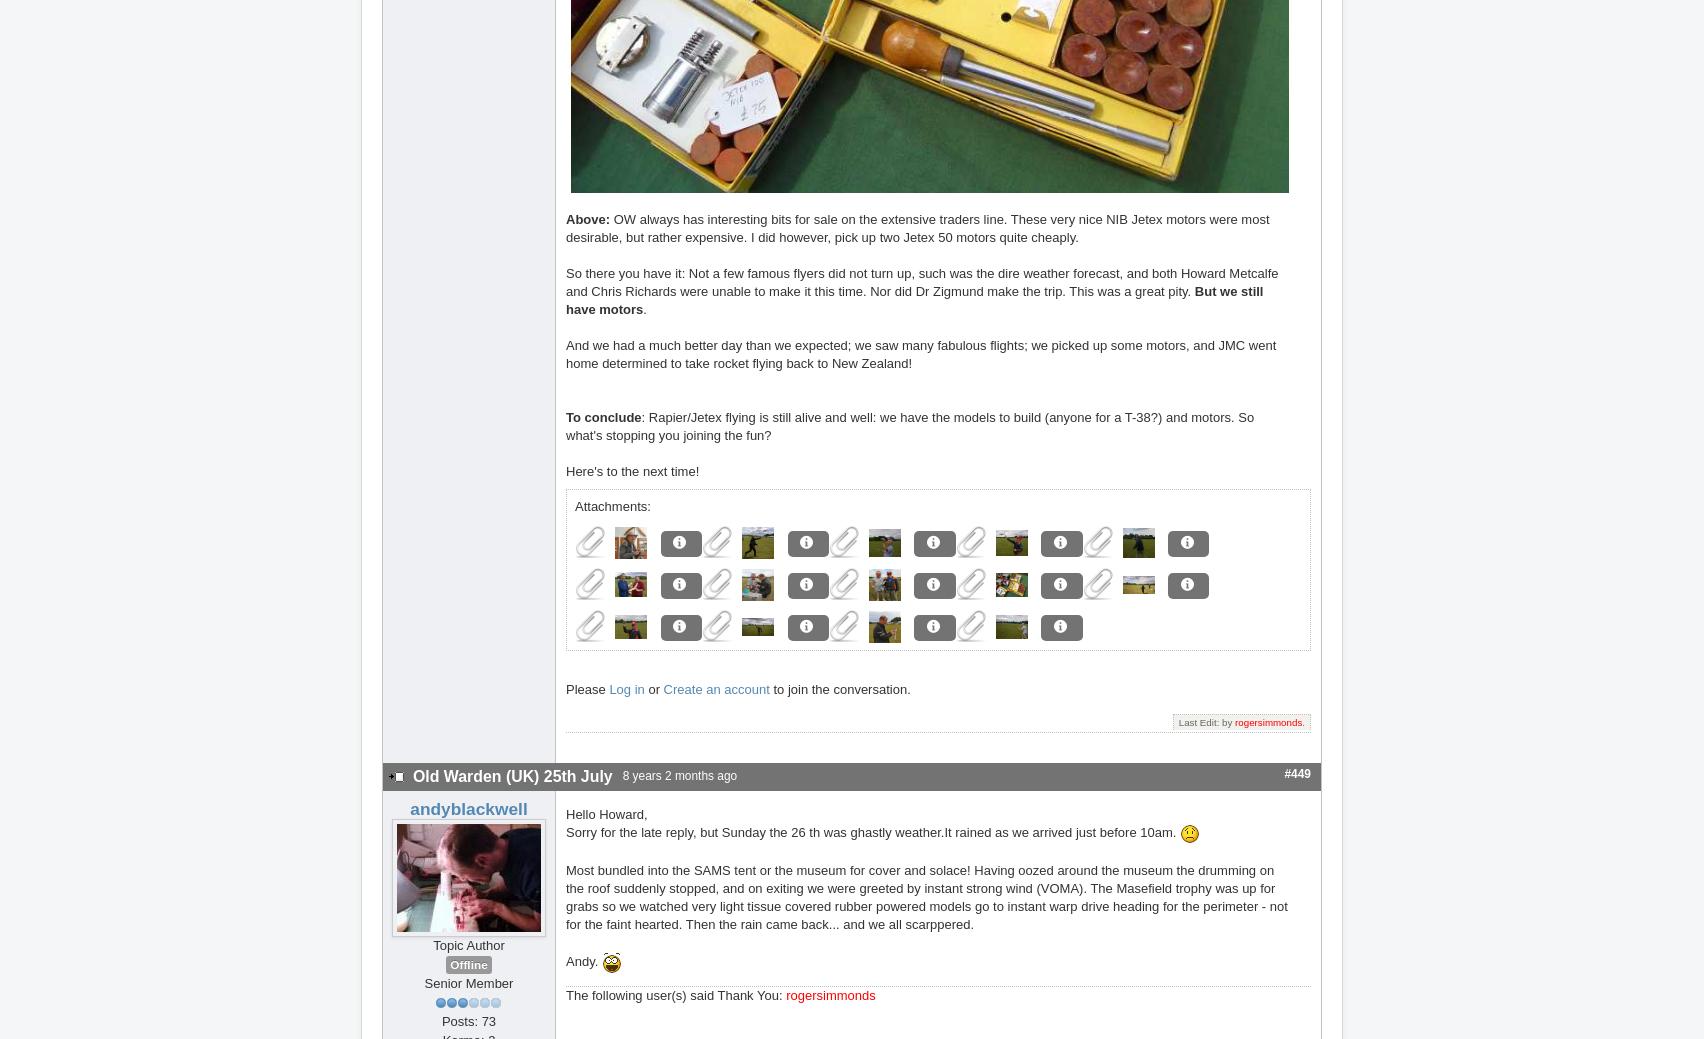 Image resolution: width=1704 pixels, height=1039 pixels. What do you see at coordinates (917, 228) in the screenshot?
I see `'OW always has interesting bits for sale on the extensive traders line.  These very nice NIB Jetex motors were most desirable, but rather expensive.  I did however, pick up two Jetex 50 motors quite cheaply.'` at bounding box center [917, 228].